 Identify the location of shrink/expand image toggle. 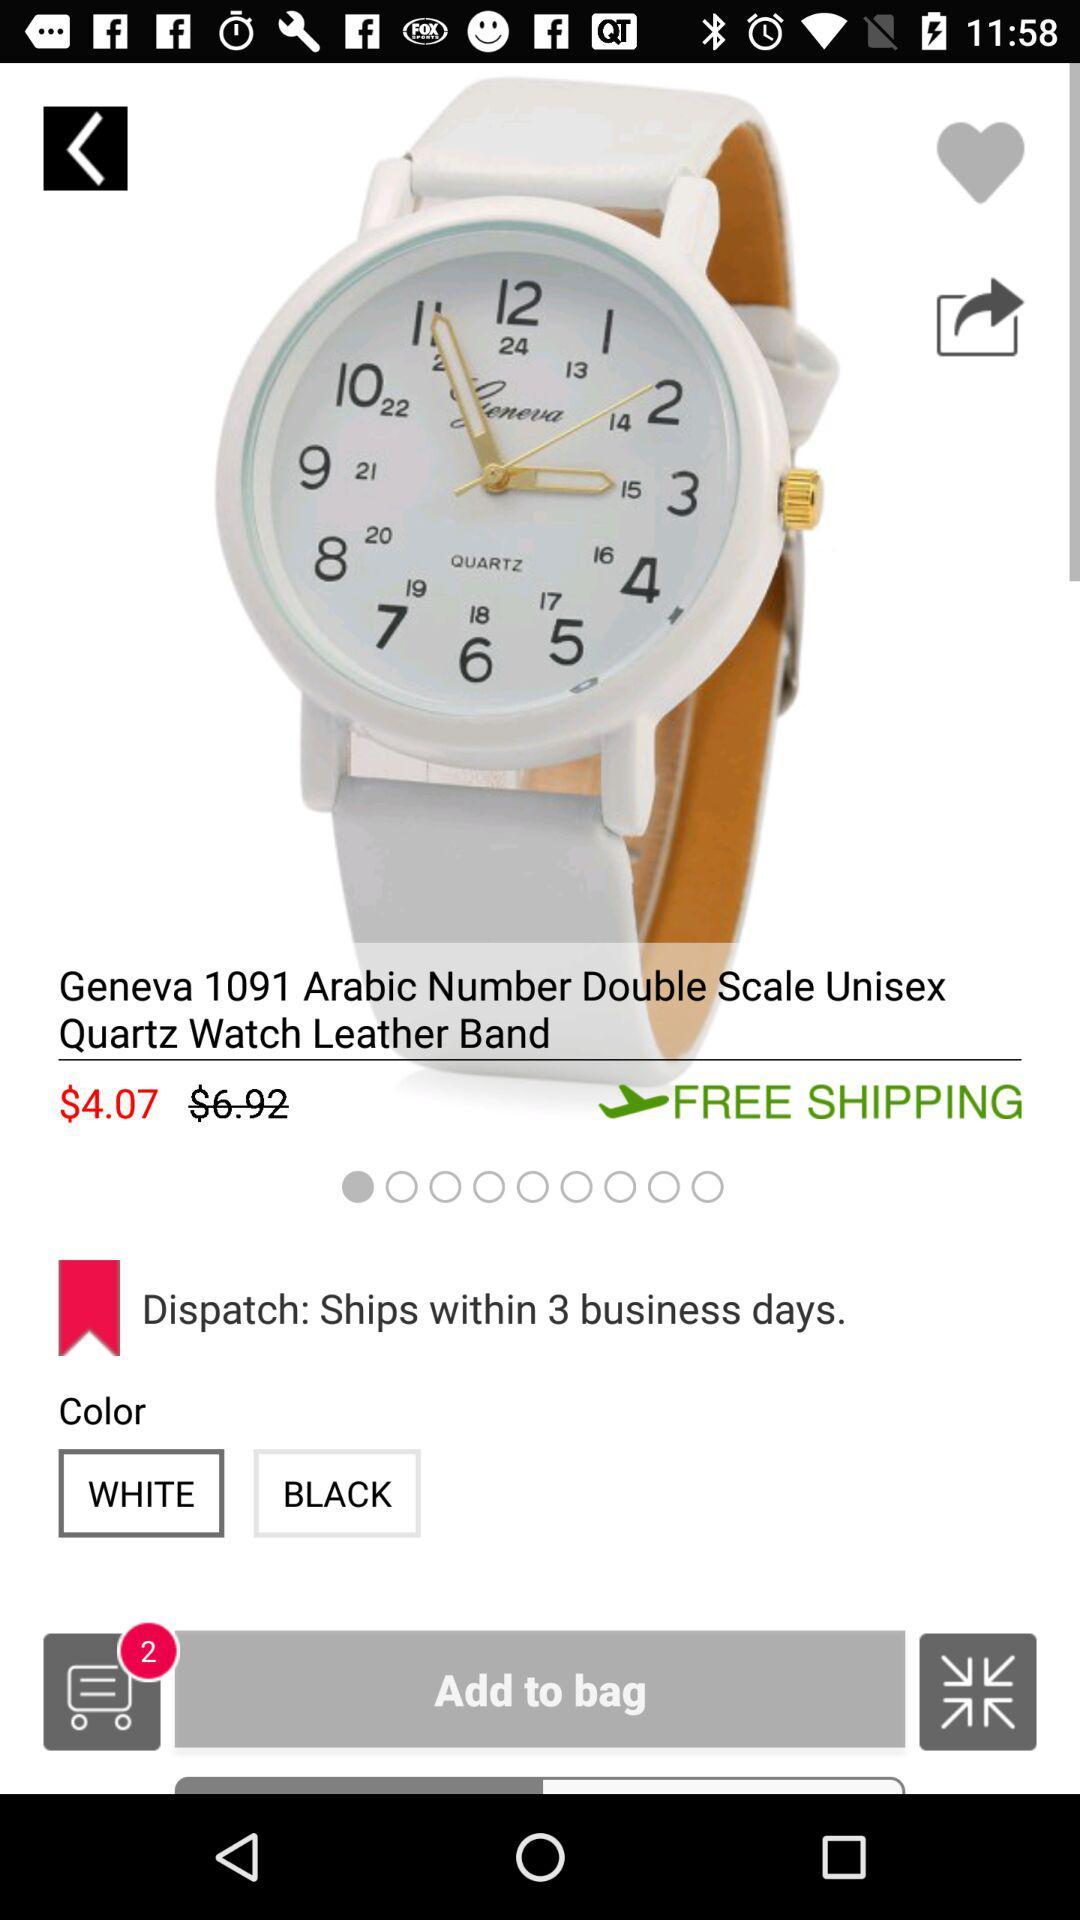
(977, 1691).